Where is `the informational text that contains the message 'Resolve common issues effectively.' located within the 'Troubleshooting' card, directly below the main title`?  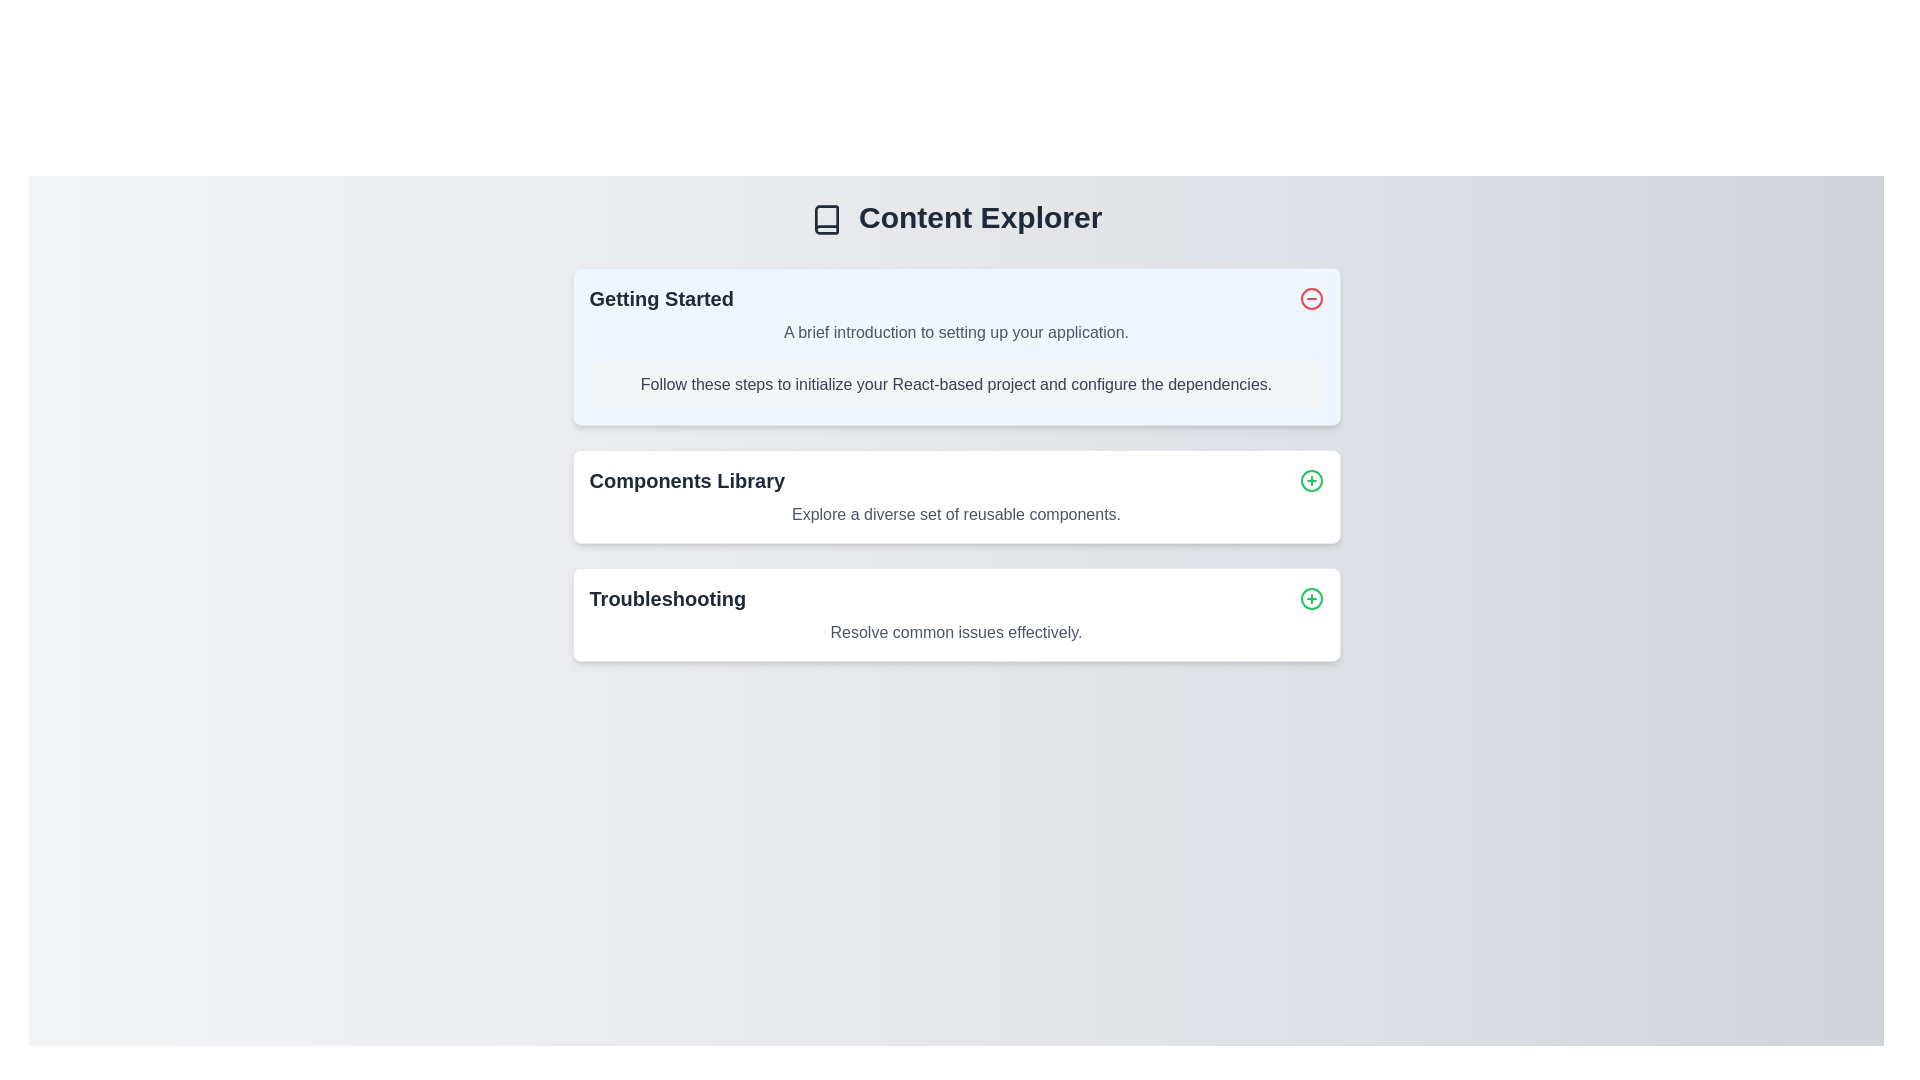
the informational text that contains the message 'Resolve common issues effectively.' located within the 'Troubleshooting' card, directly below the main title is located at coordinates (955, 633).